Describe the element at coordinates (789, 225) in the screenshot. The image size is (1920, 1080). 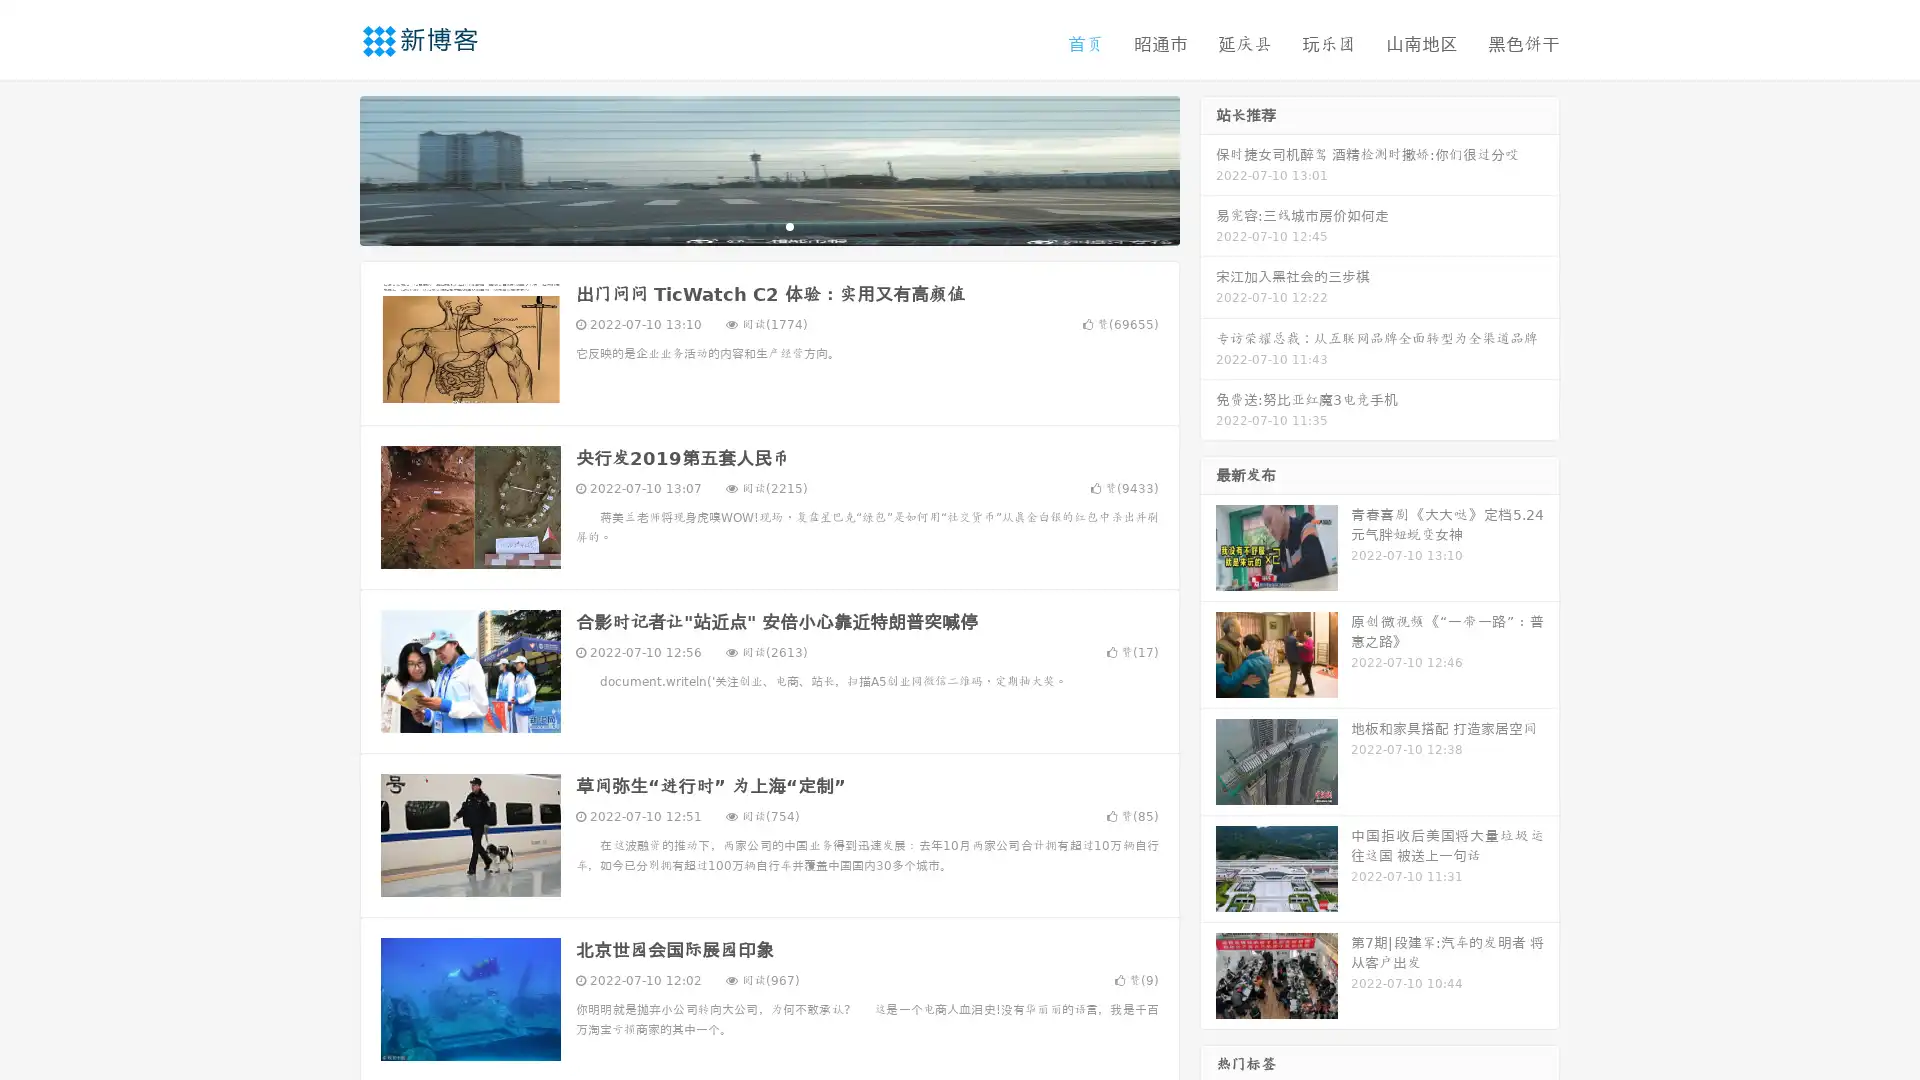
I see `Go to slide 3` at that location.